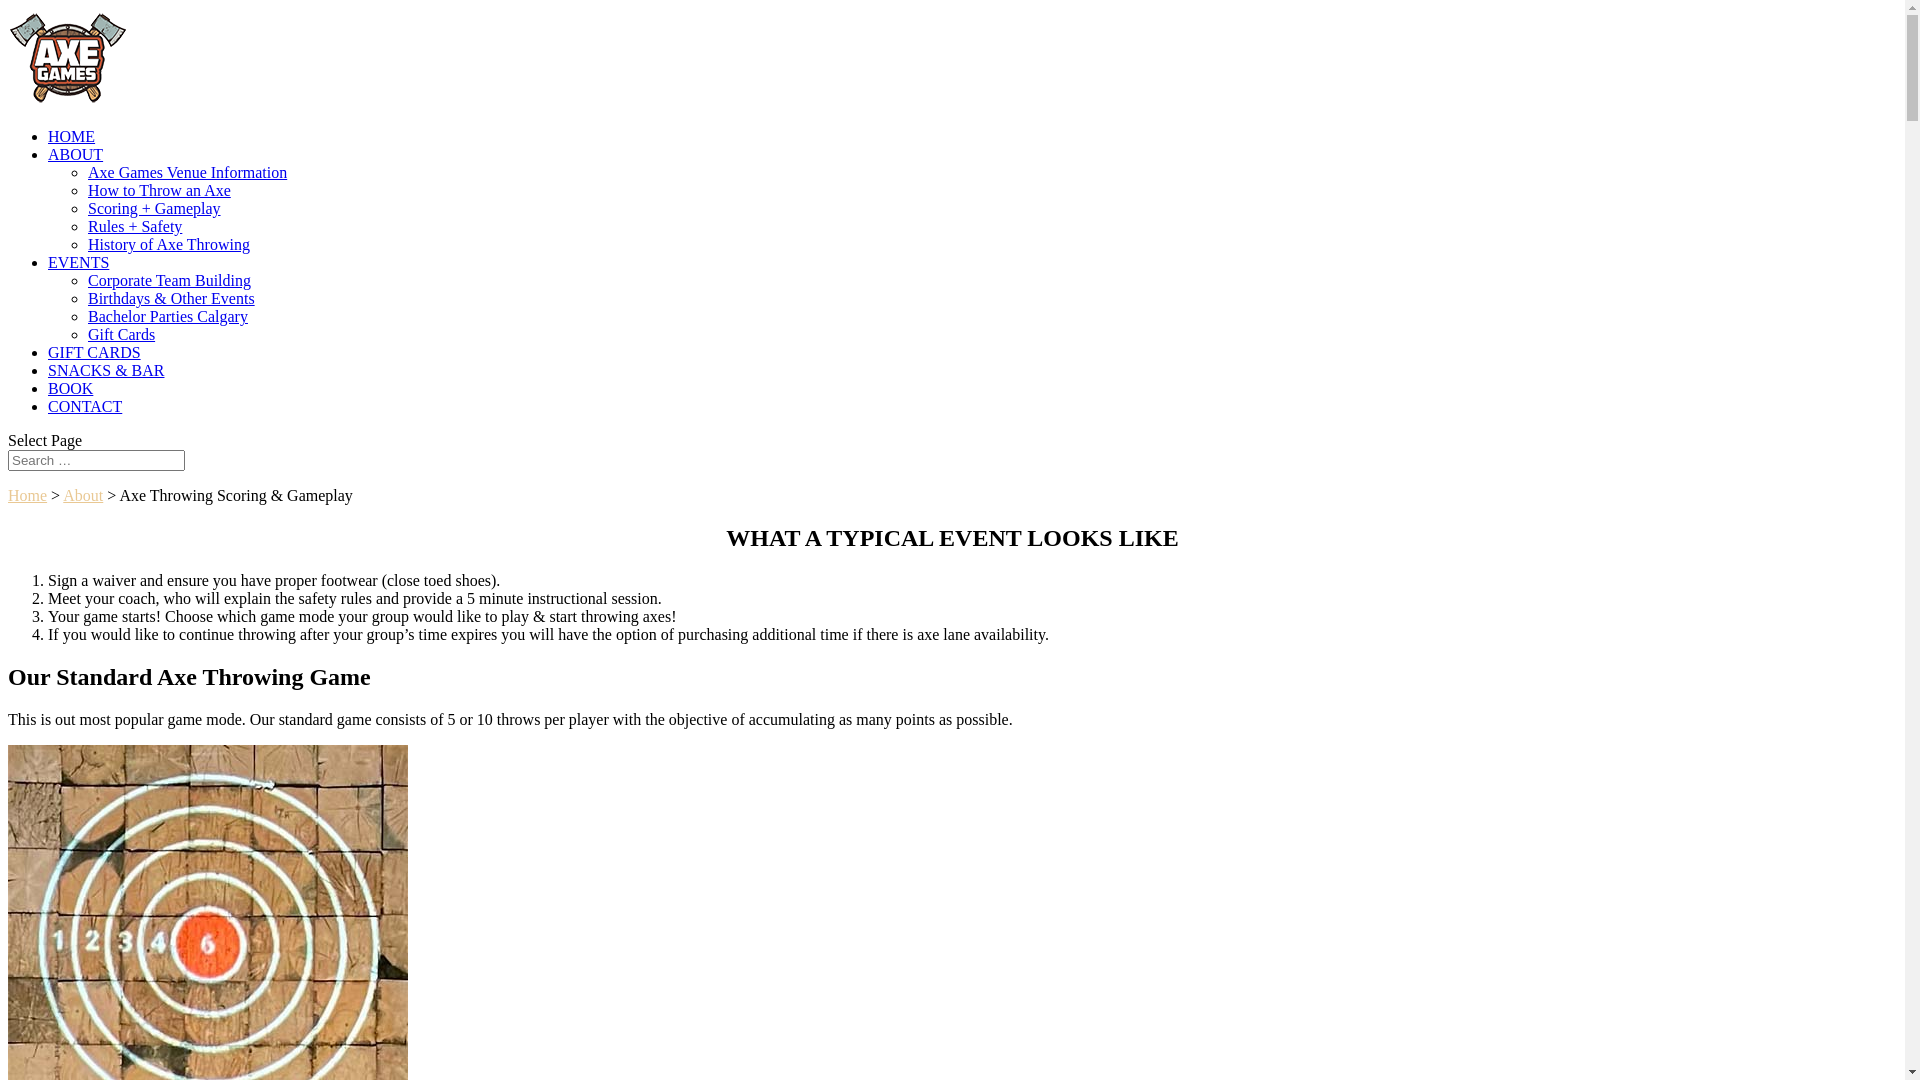  I want to click on 'SNACKS & BAR', so click(48, 370).